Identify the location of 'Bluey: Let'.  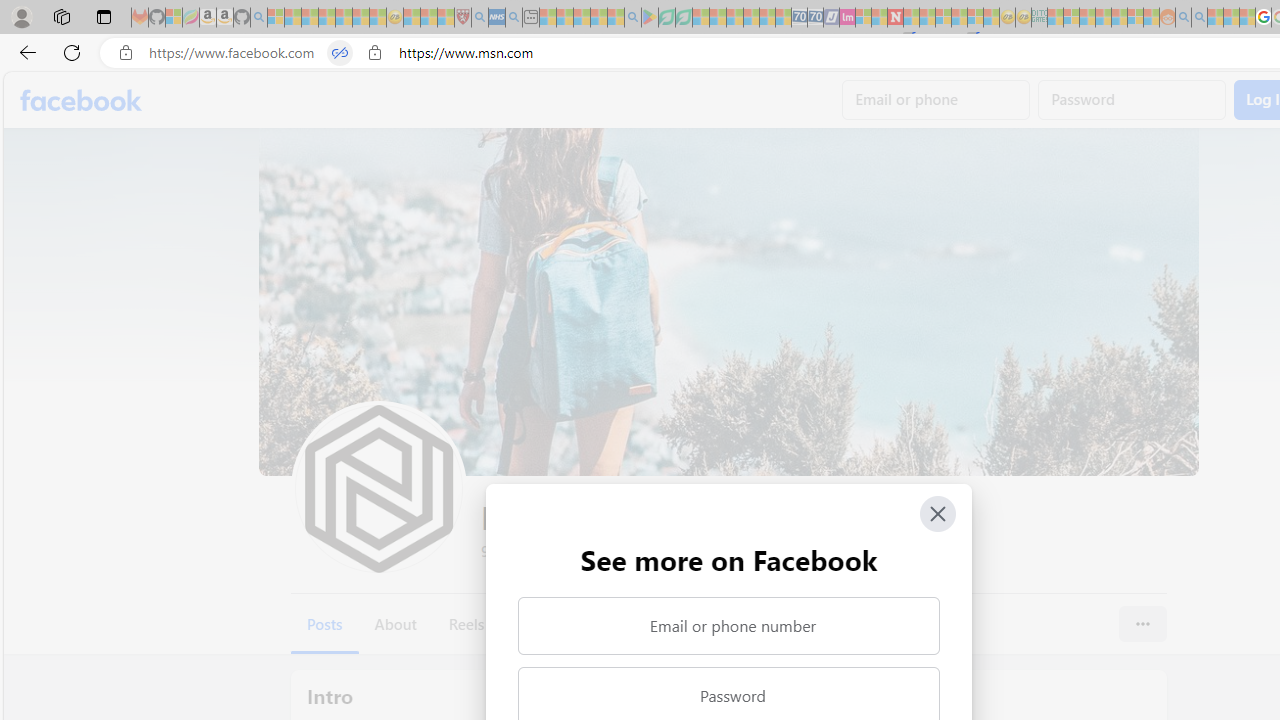
(650, 17).